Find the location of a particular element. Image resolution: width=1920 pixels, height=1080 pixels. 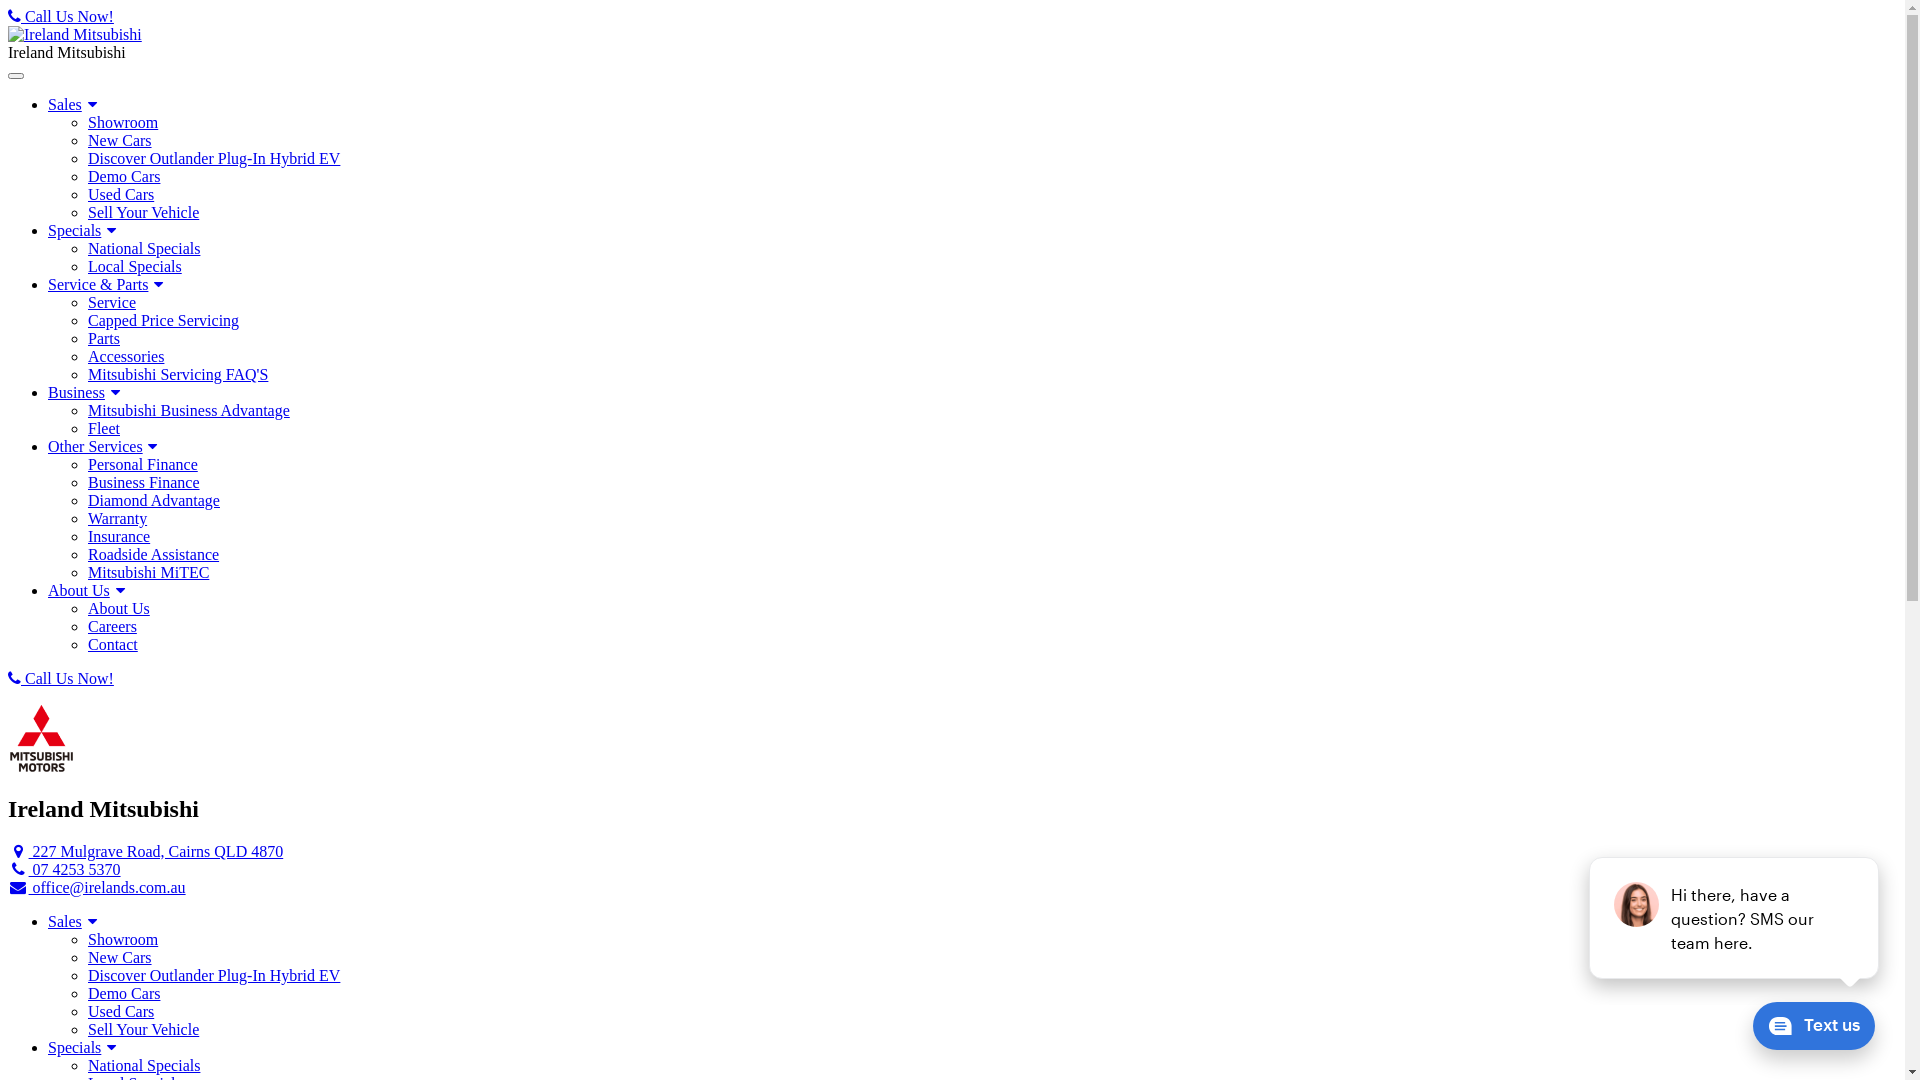

'Service & Parts' is located at coordinates (107, 284).